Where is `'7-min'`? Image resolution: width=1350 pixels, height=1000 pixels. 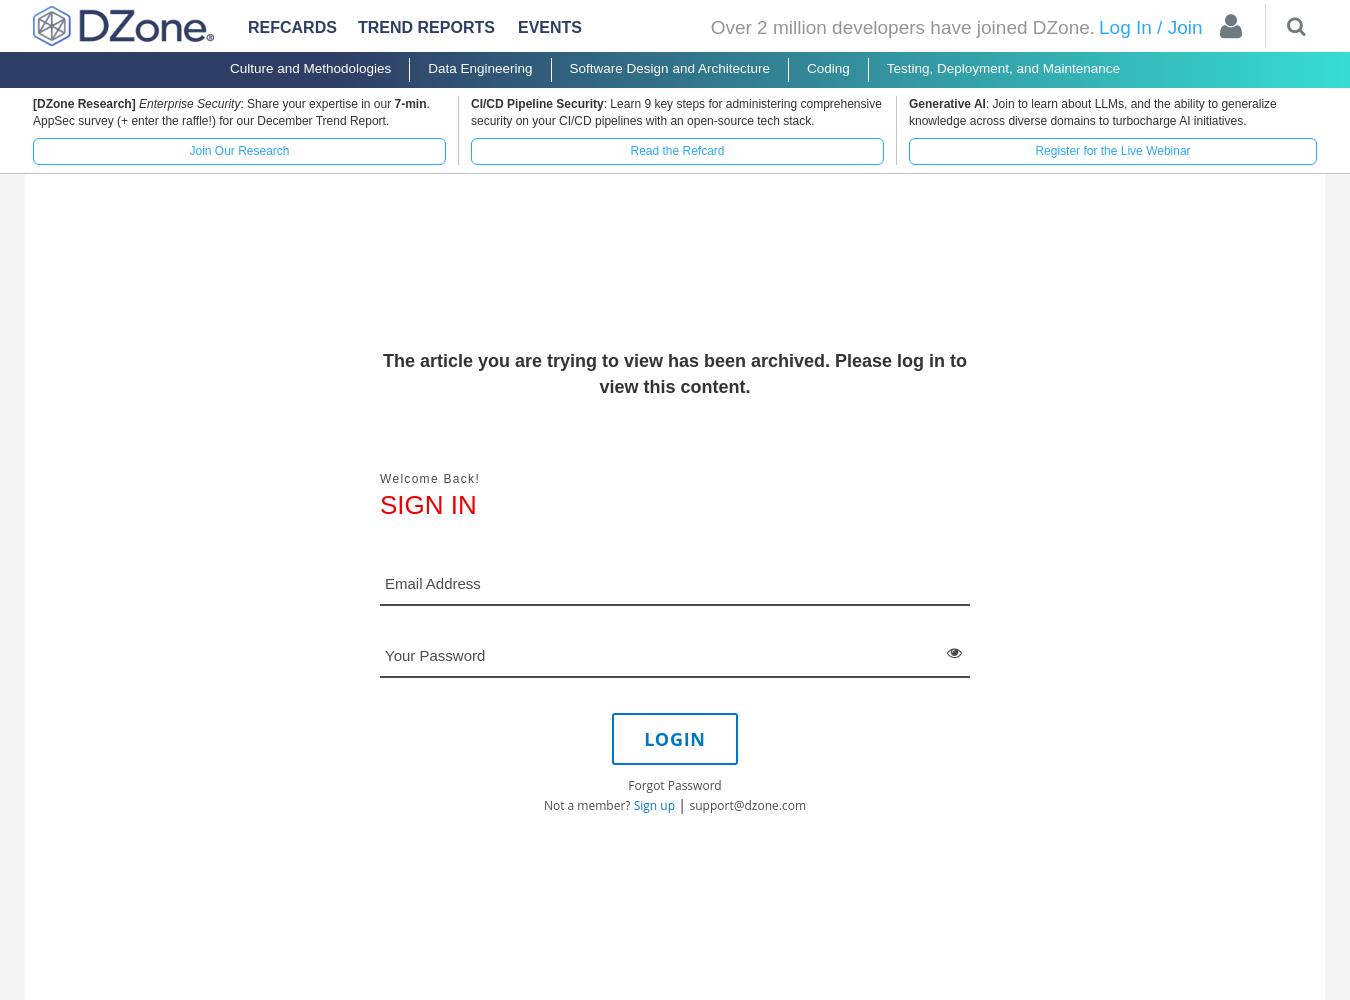 '7-min' is located at coordinates (409, 103).